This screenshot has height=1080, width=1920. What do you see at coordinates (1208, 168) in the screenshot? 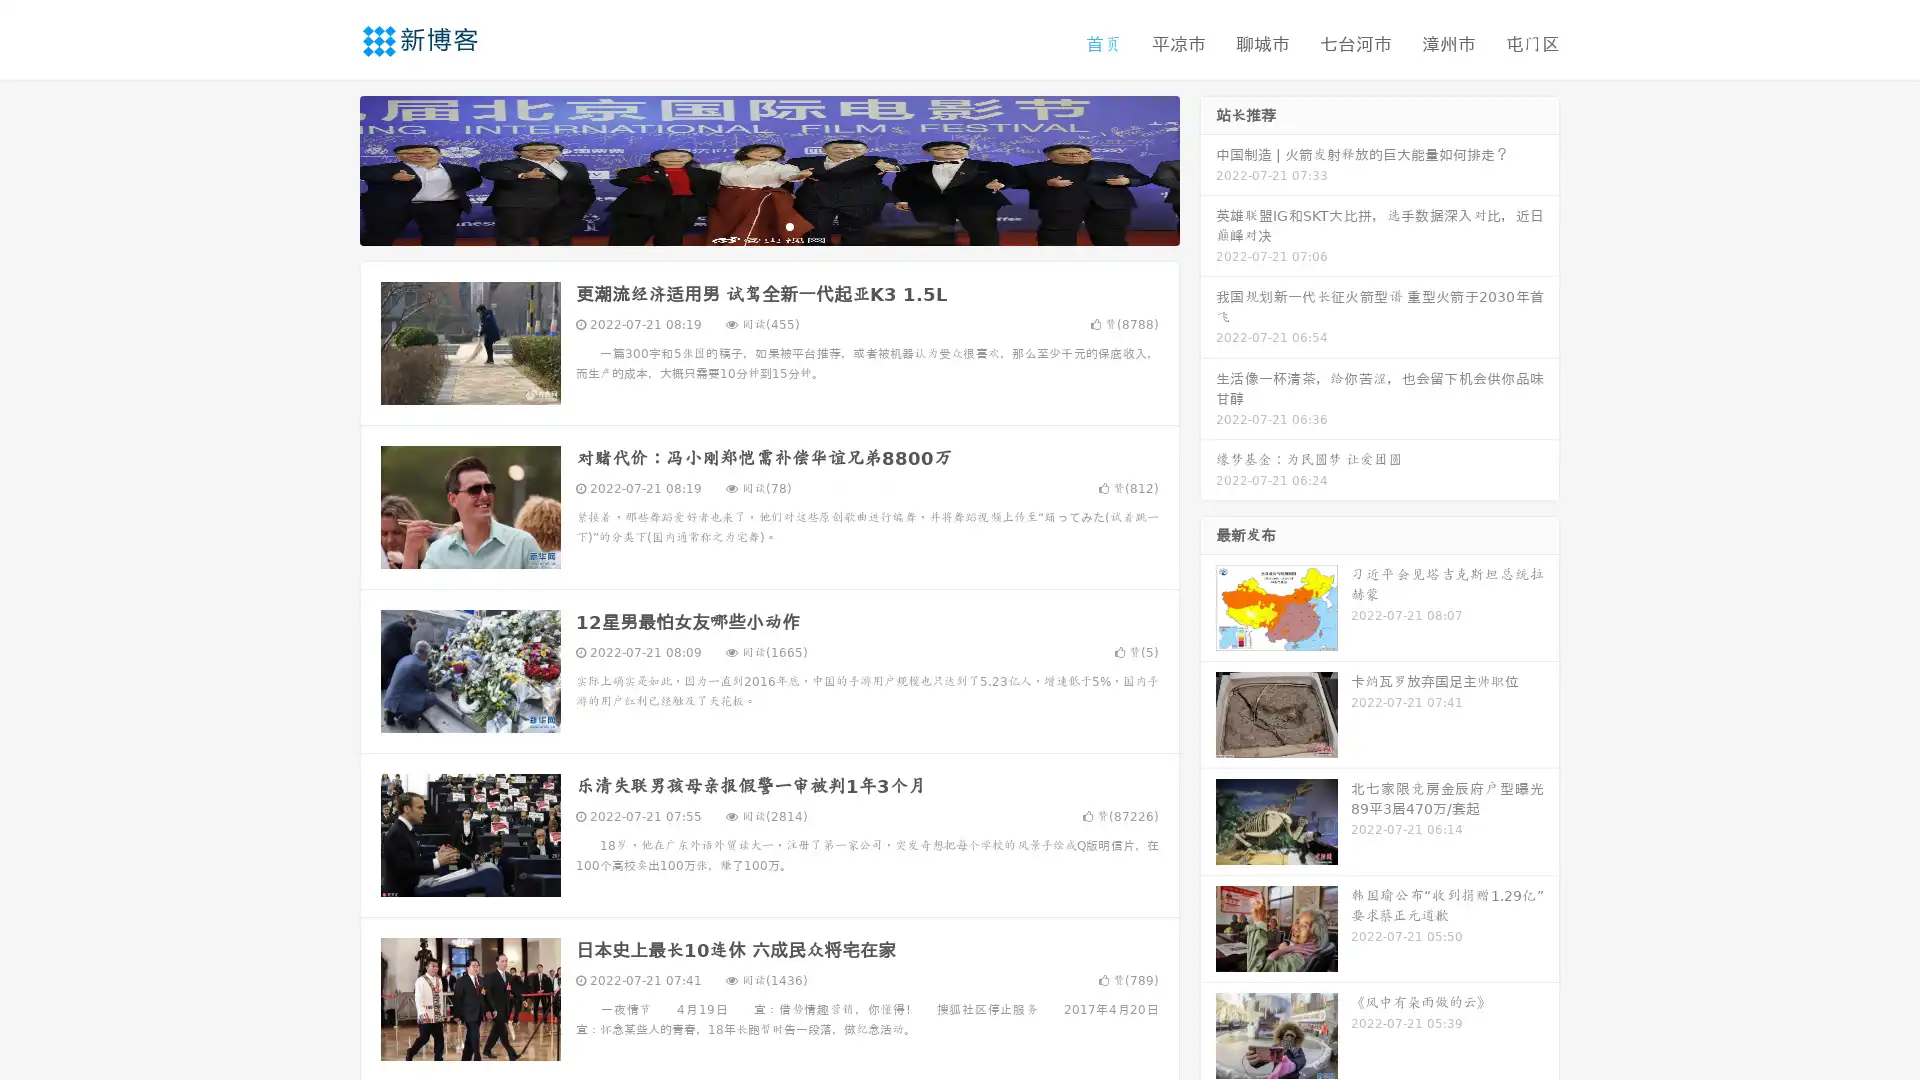
I see `Next slide` at bounding box center [1208, 168].